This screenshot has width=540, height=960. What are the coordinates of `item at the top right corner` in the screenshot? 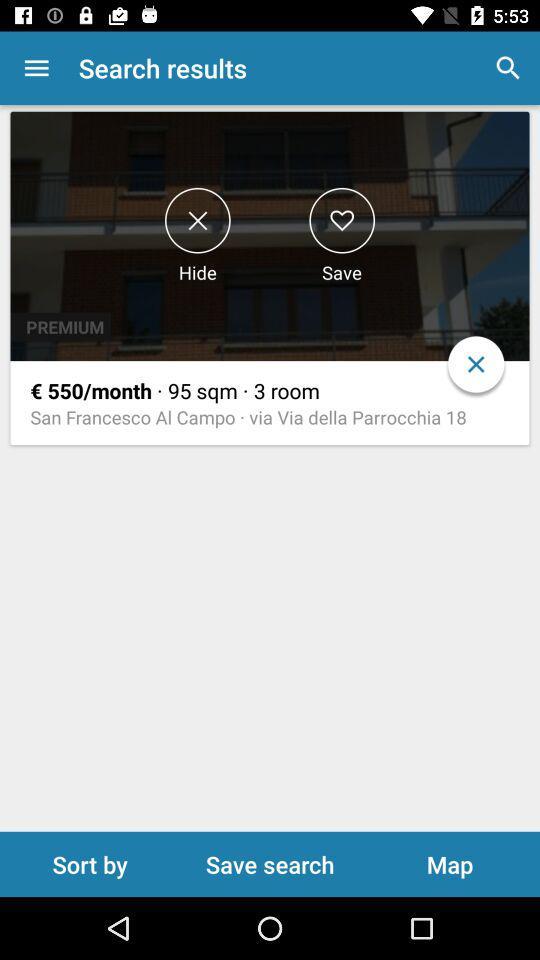 It's located at (508, 68).